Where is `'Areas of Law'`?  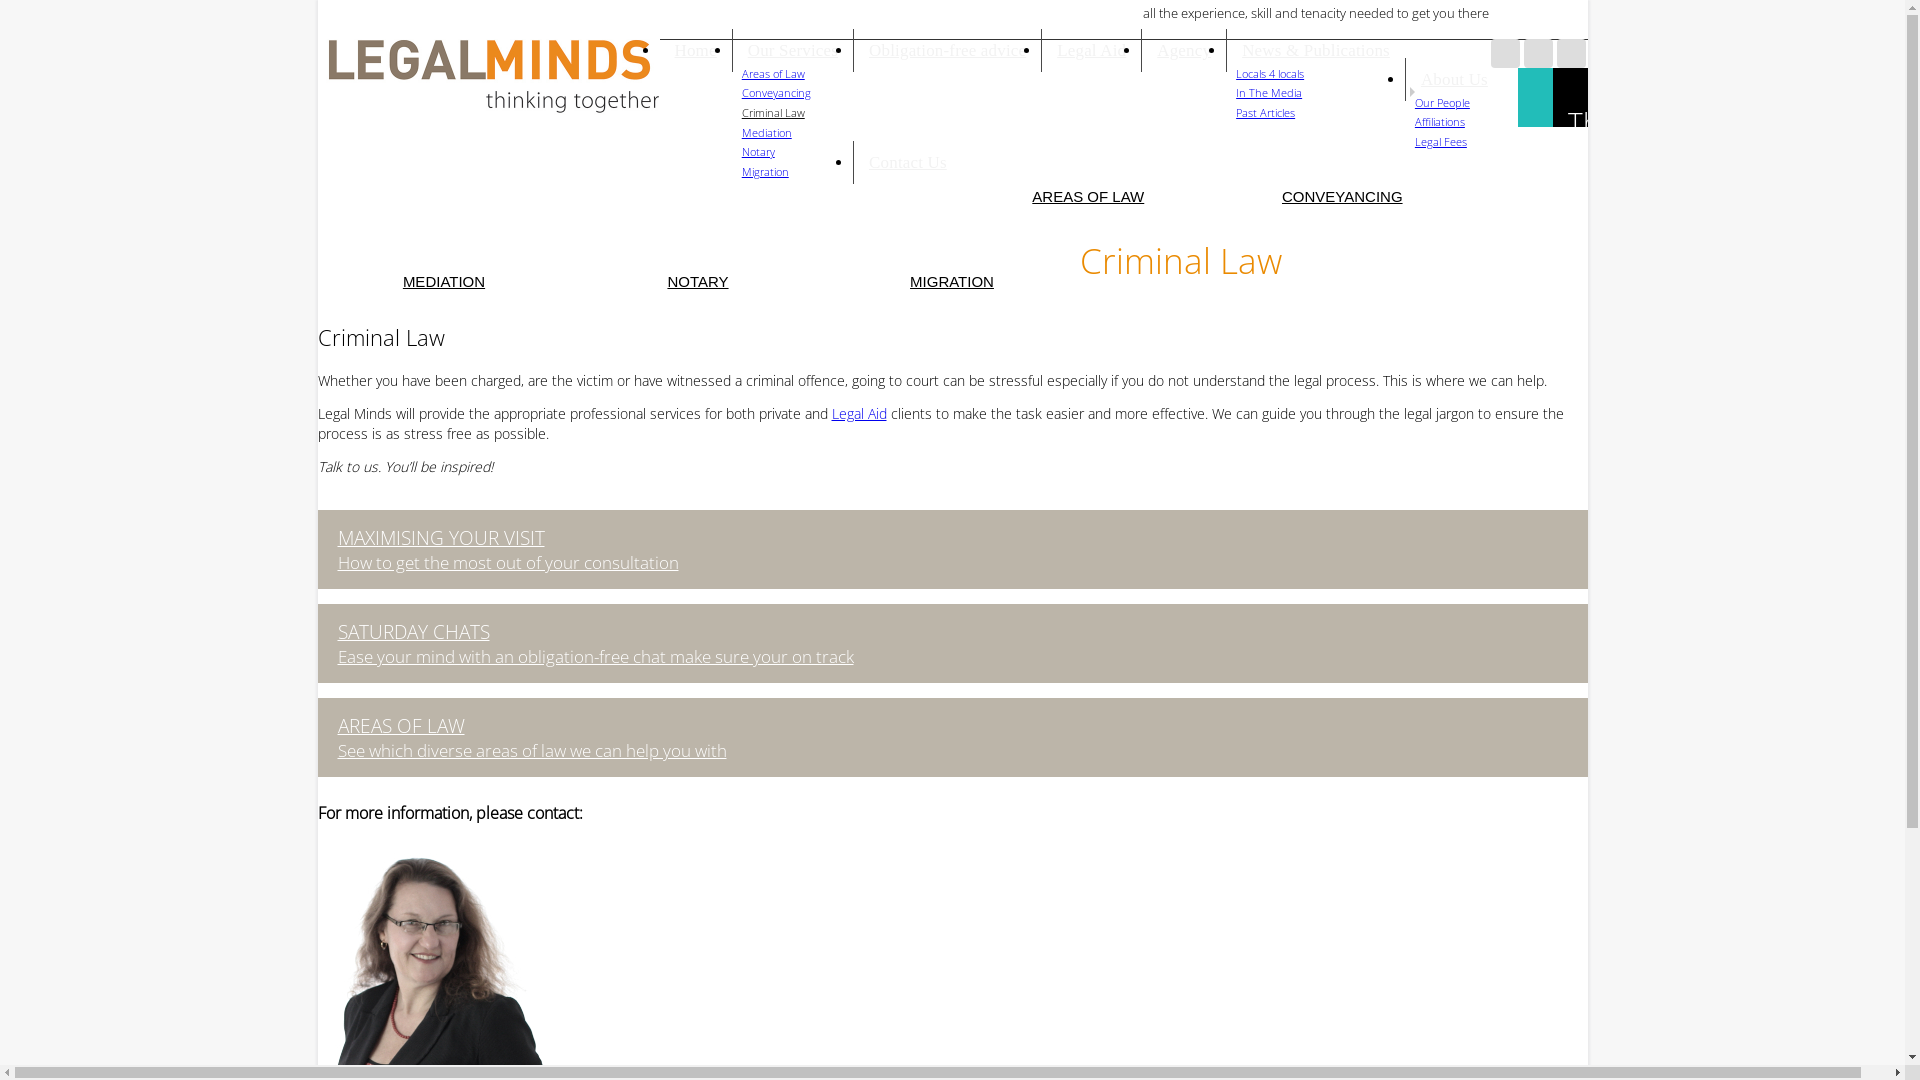 'Areas of Law' is located at coordinates (772, 72).